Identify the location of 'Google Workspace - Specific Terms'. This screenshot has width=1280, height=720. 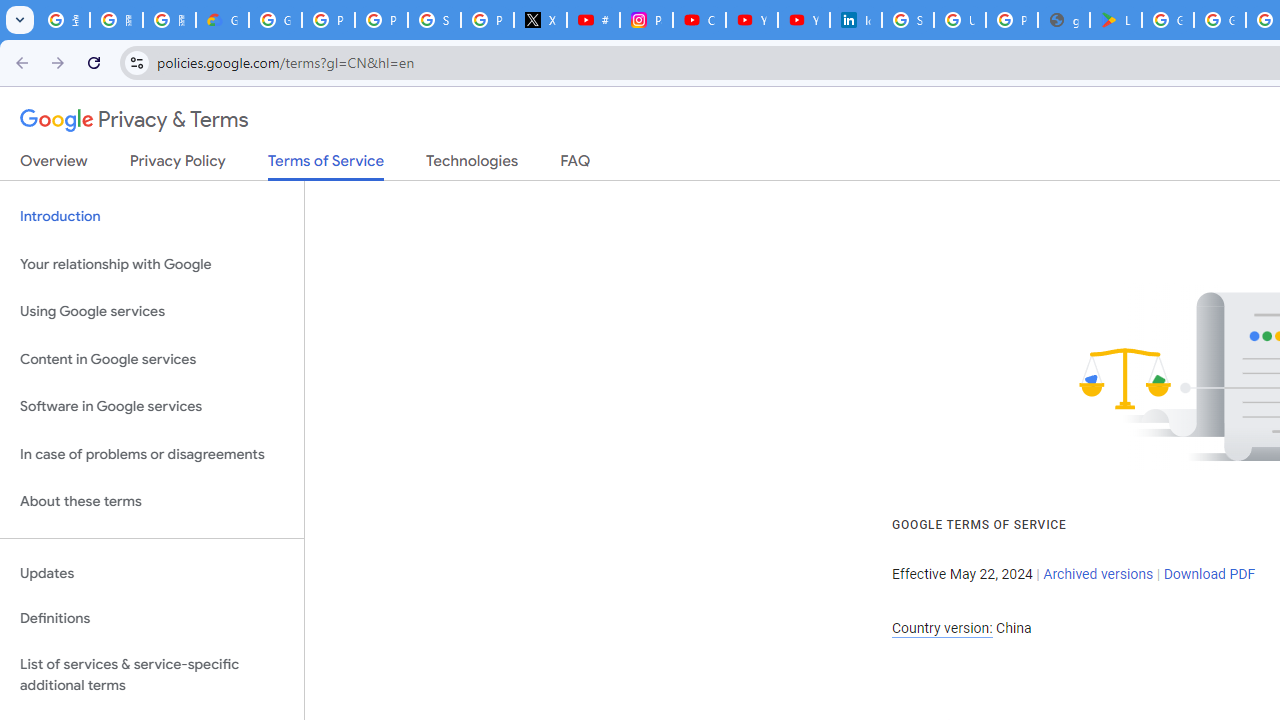
(1218, 20).